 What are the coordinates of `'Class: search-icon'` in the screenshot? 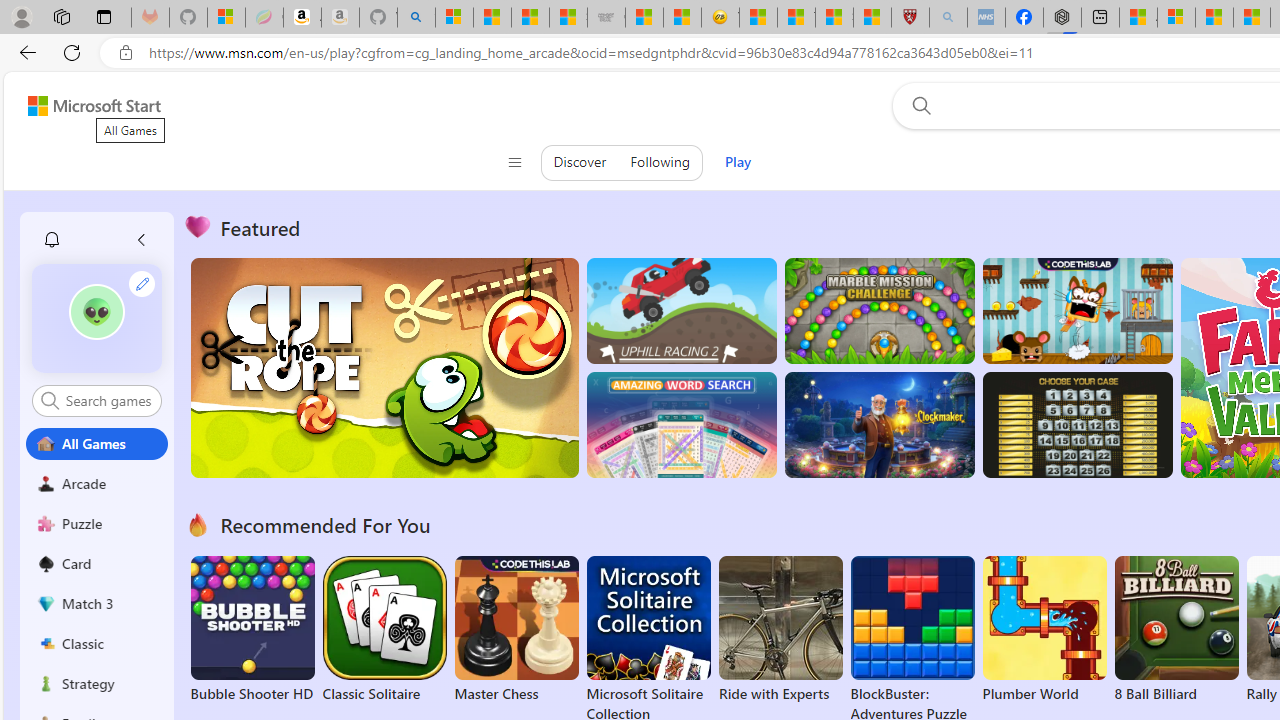 It's located at (50, 400).